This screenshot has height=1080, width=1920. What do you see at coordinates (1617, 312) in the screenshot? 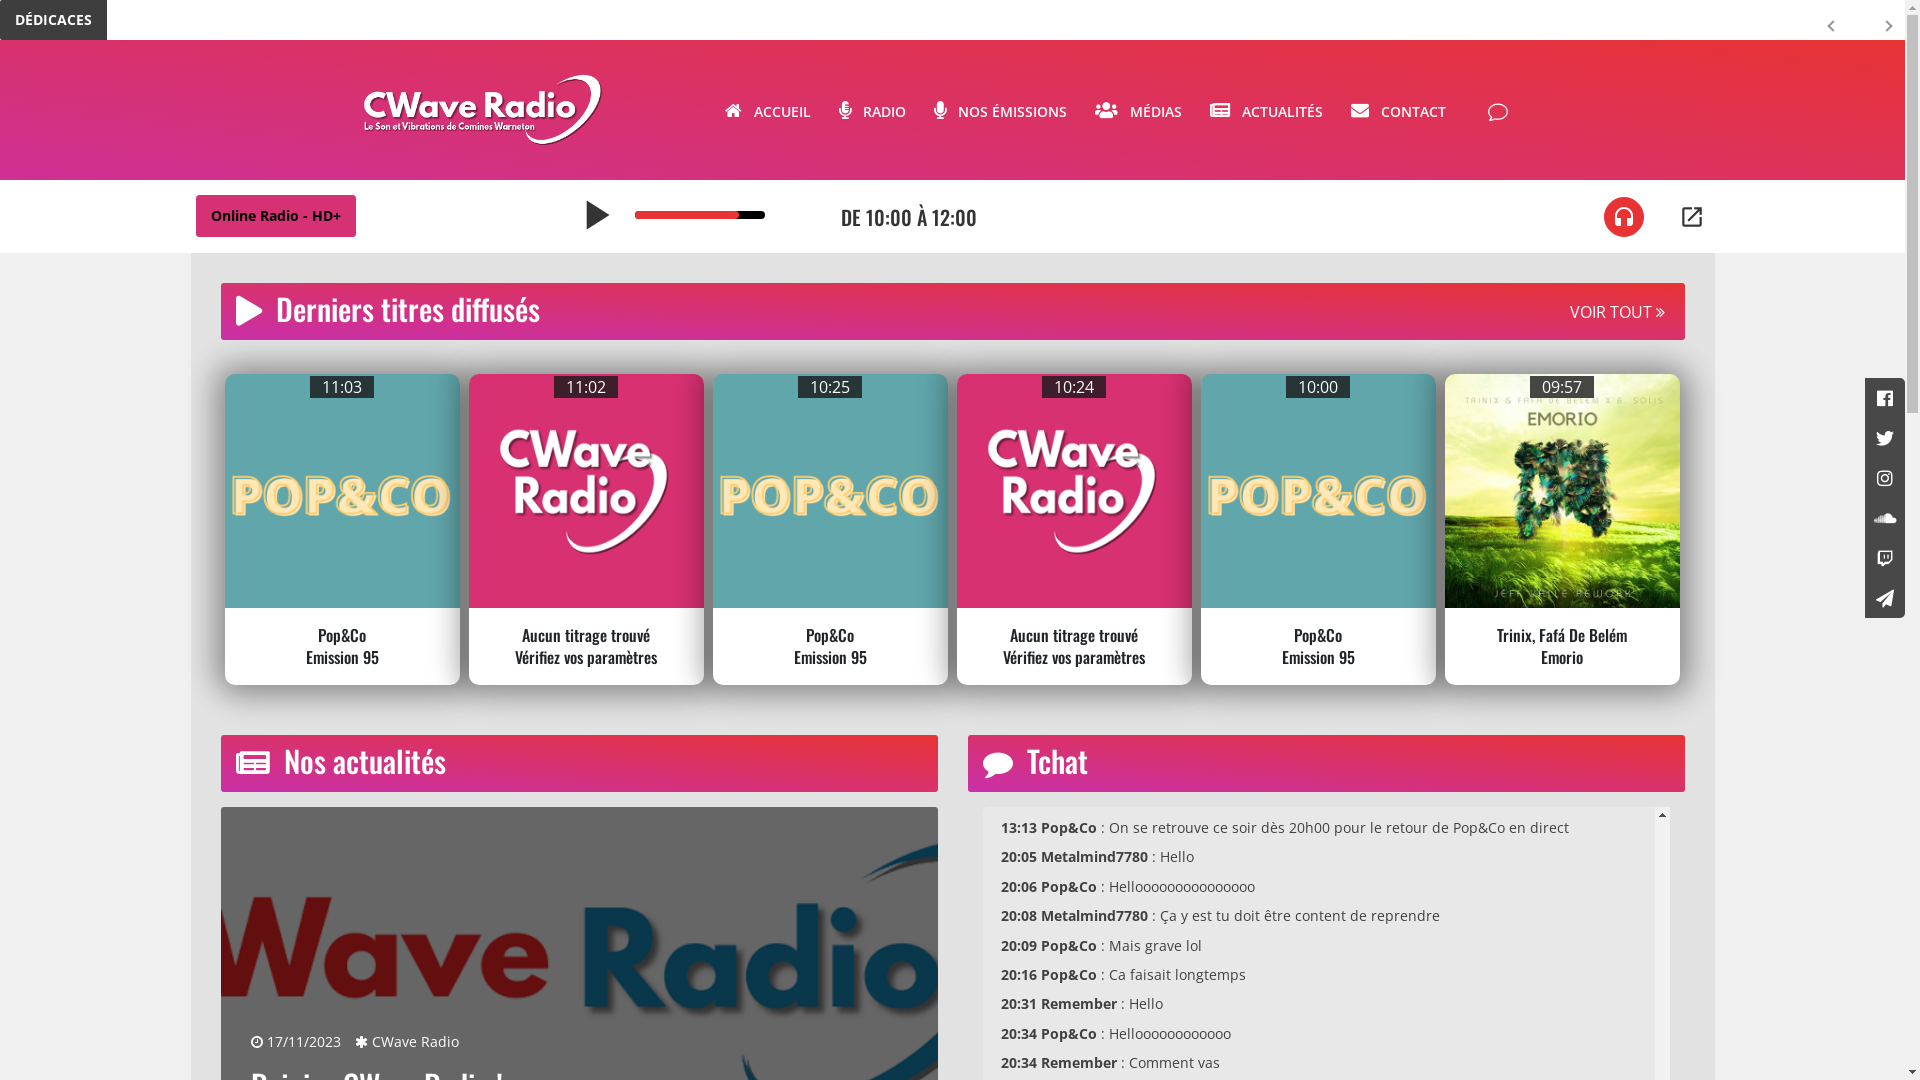
I see `'VOIR TOUT'` at bounding box center [1617, 312].